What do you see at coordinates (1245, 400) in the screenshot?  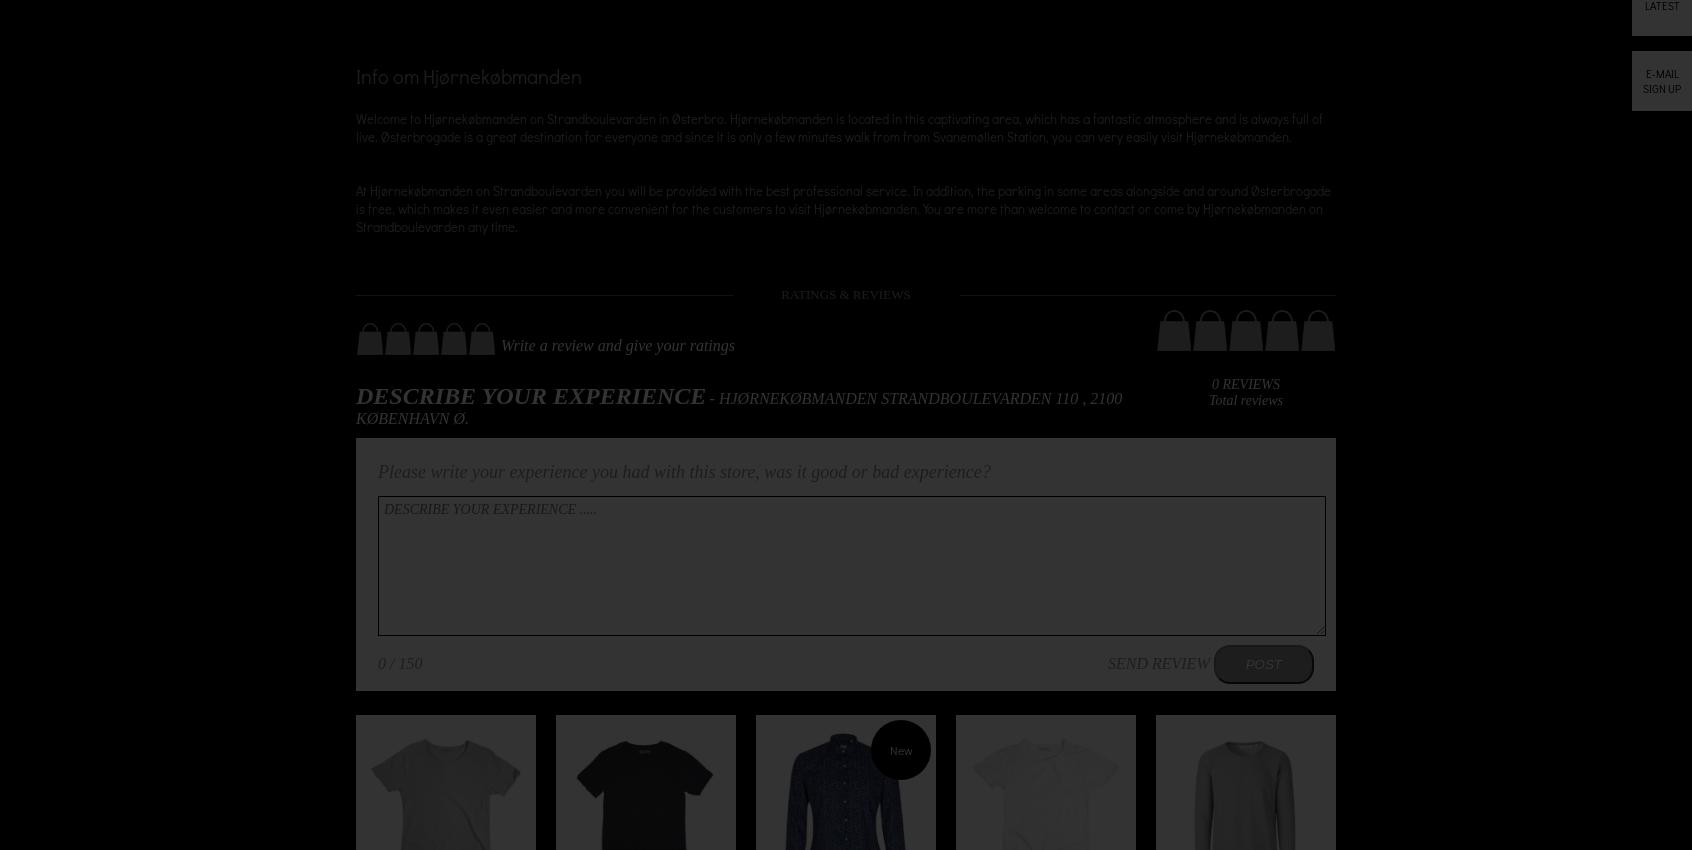 I see `'Total reviews'` at bounding box center [1245, 400].